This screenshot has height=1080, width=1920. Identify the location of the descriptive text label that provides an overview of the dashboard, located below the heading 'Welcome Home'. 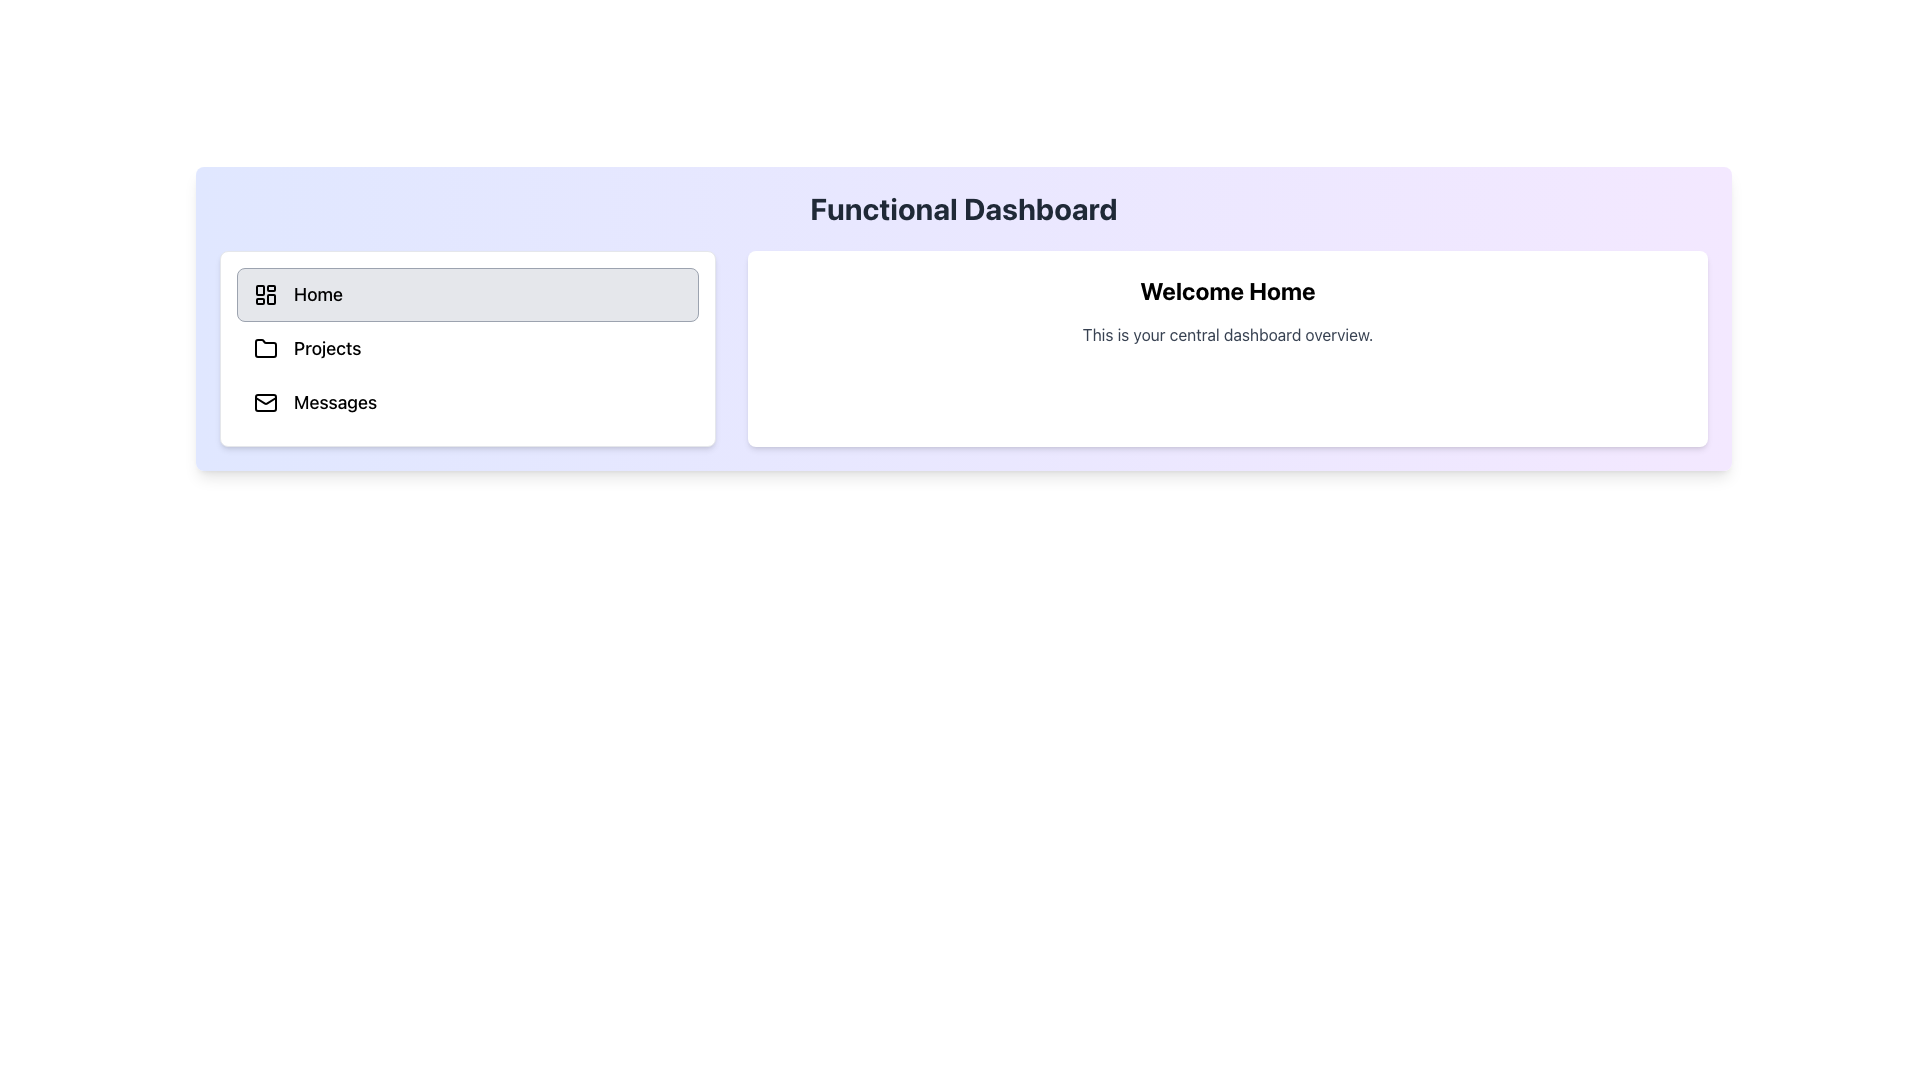
(1227, 334).